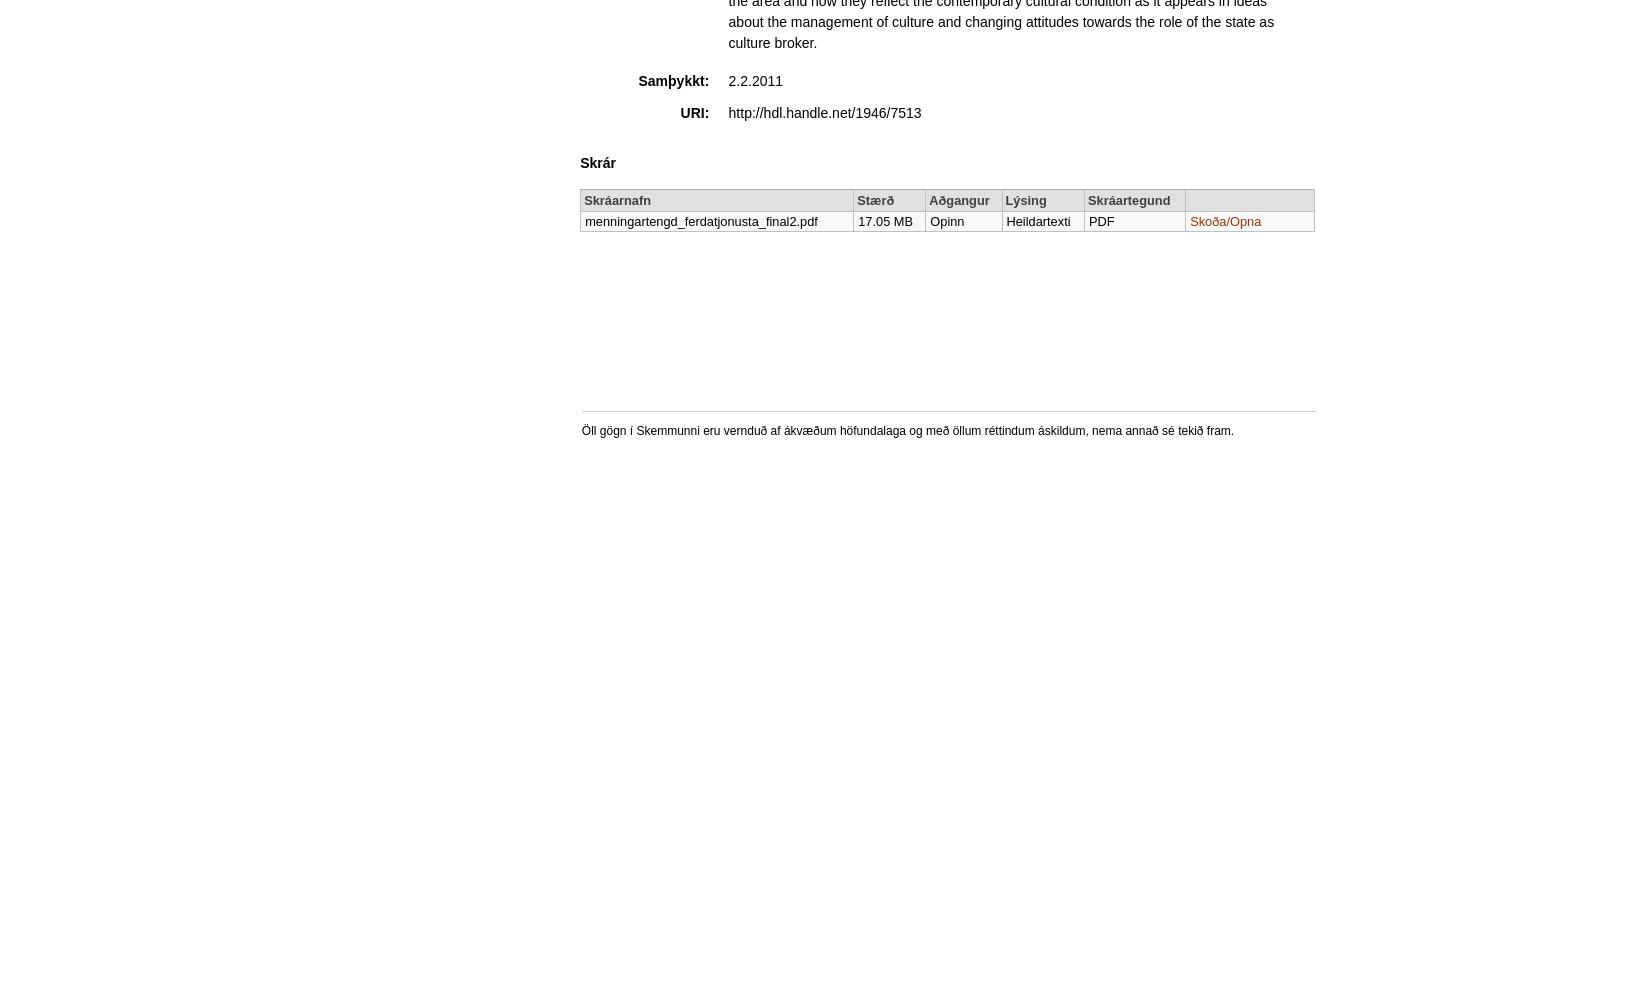  Describe the element at coordinates (596, 163) in the screenshot. I see `'Skrár'` at that location.